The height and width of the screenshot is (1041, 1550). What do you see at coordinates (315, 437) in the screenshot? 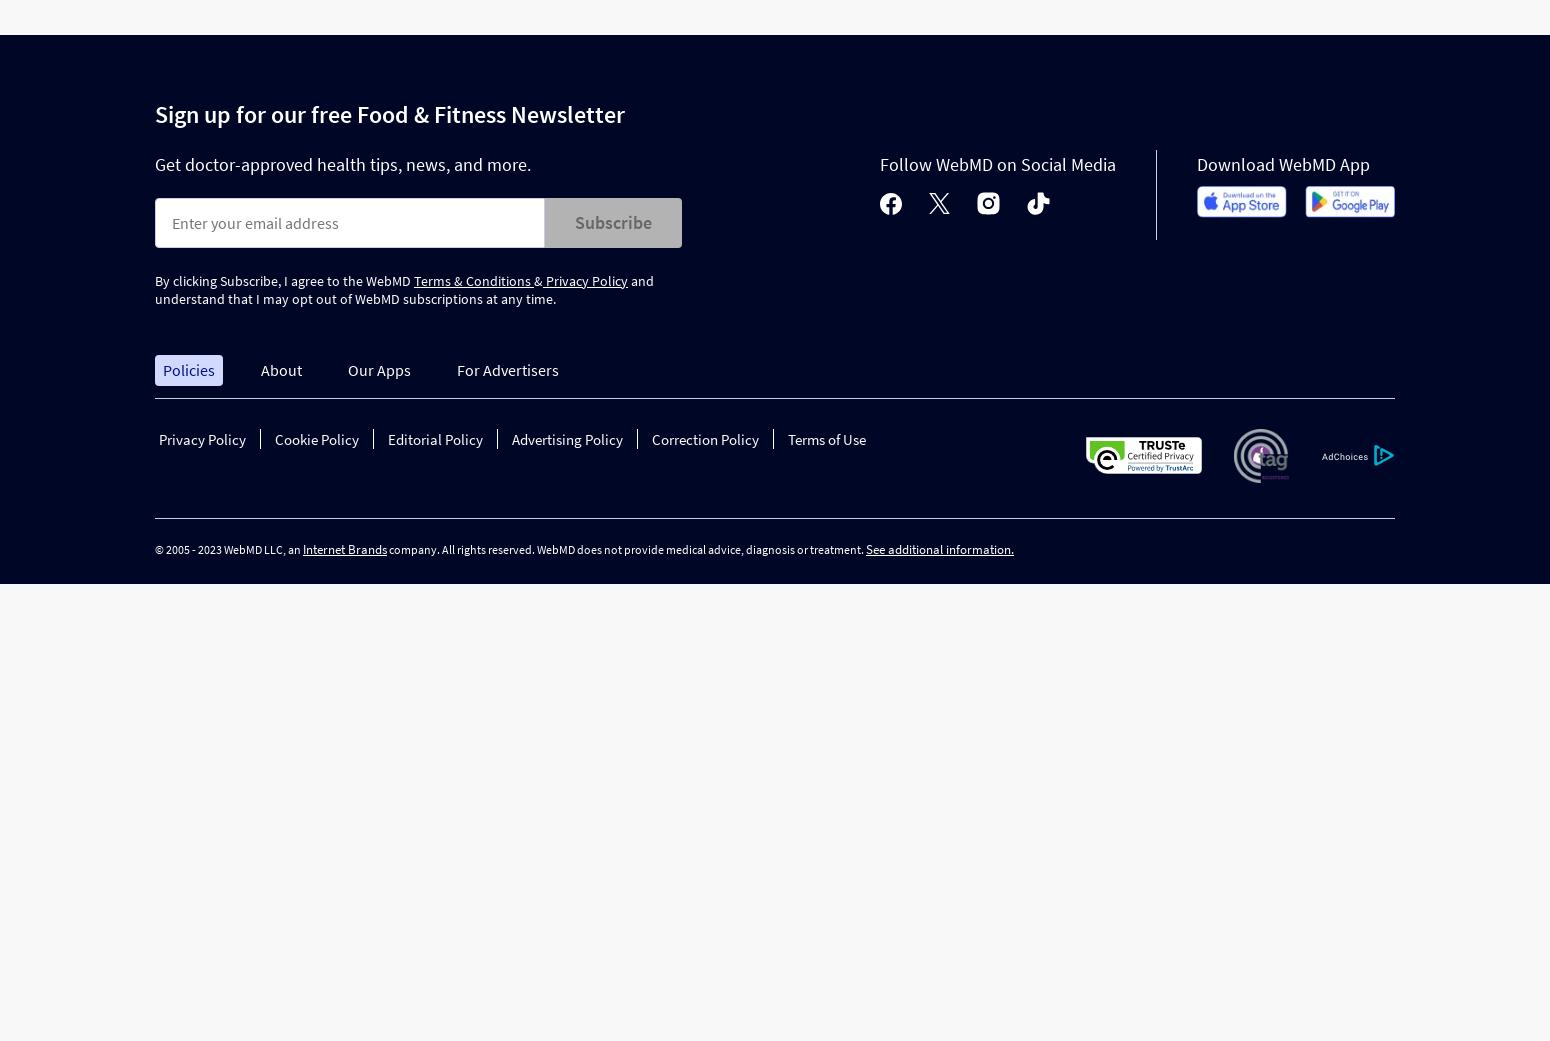
I see `'Cookie Policy'` at bounding box center [315, 437].